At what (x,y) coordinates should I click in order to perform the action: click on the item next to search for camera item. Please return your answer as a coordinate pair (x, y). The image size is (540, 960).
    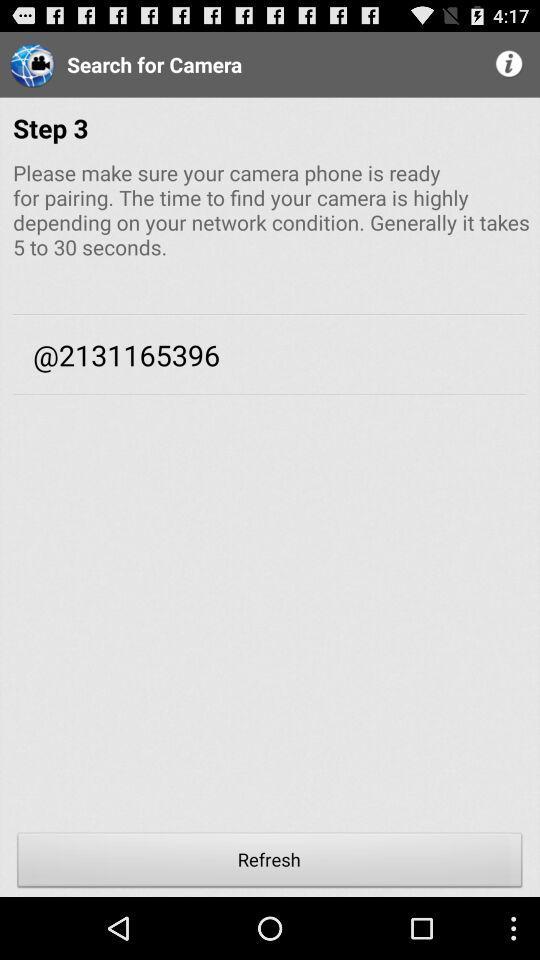
    Looking at the image, I should click on (510, 64).